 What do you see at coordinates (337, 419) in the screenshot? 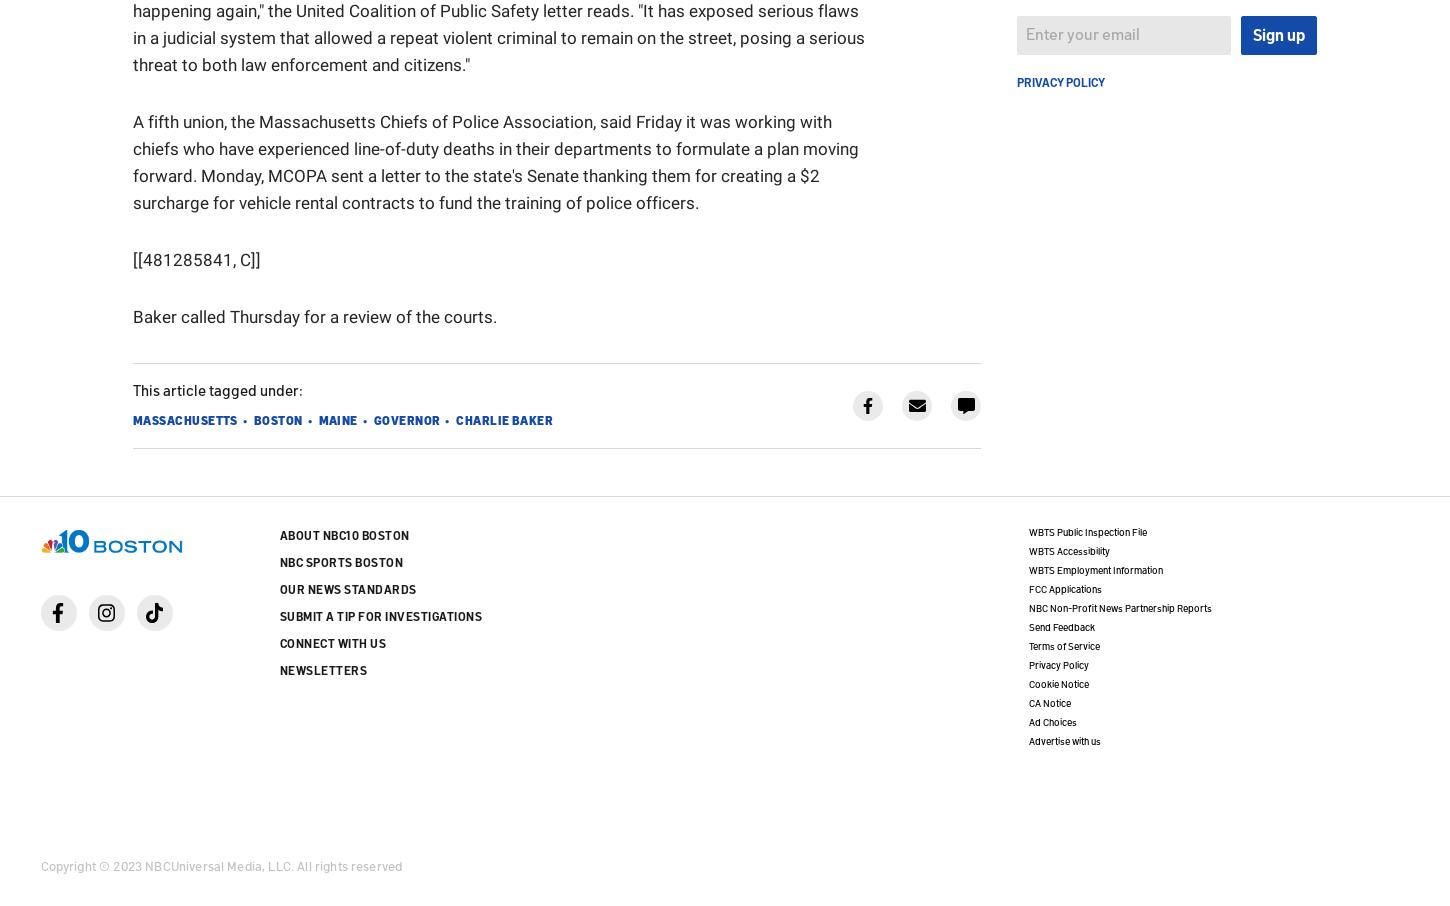
I see `'Maine'` at bounding box center [337, 419].